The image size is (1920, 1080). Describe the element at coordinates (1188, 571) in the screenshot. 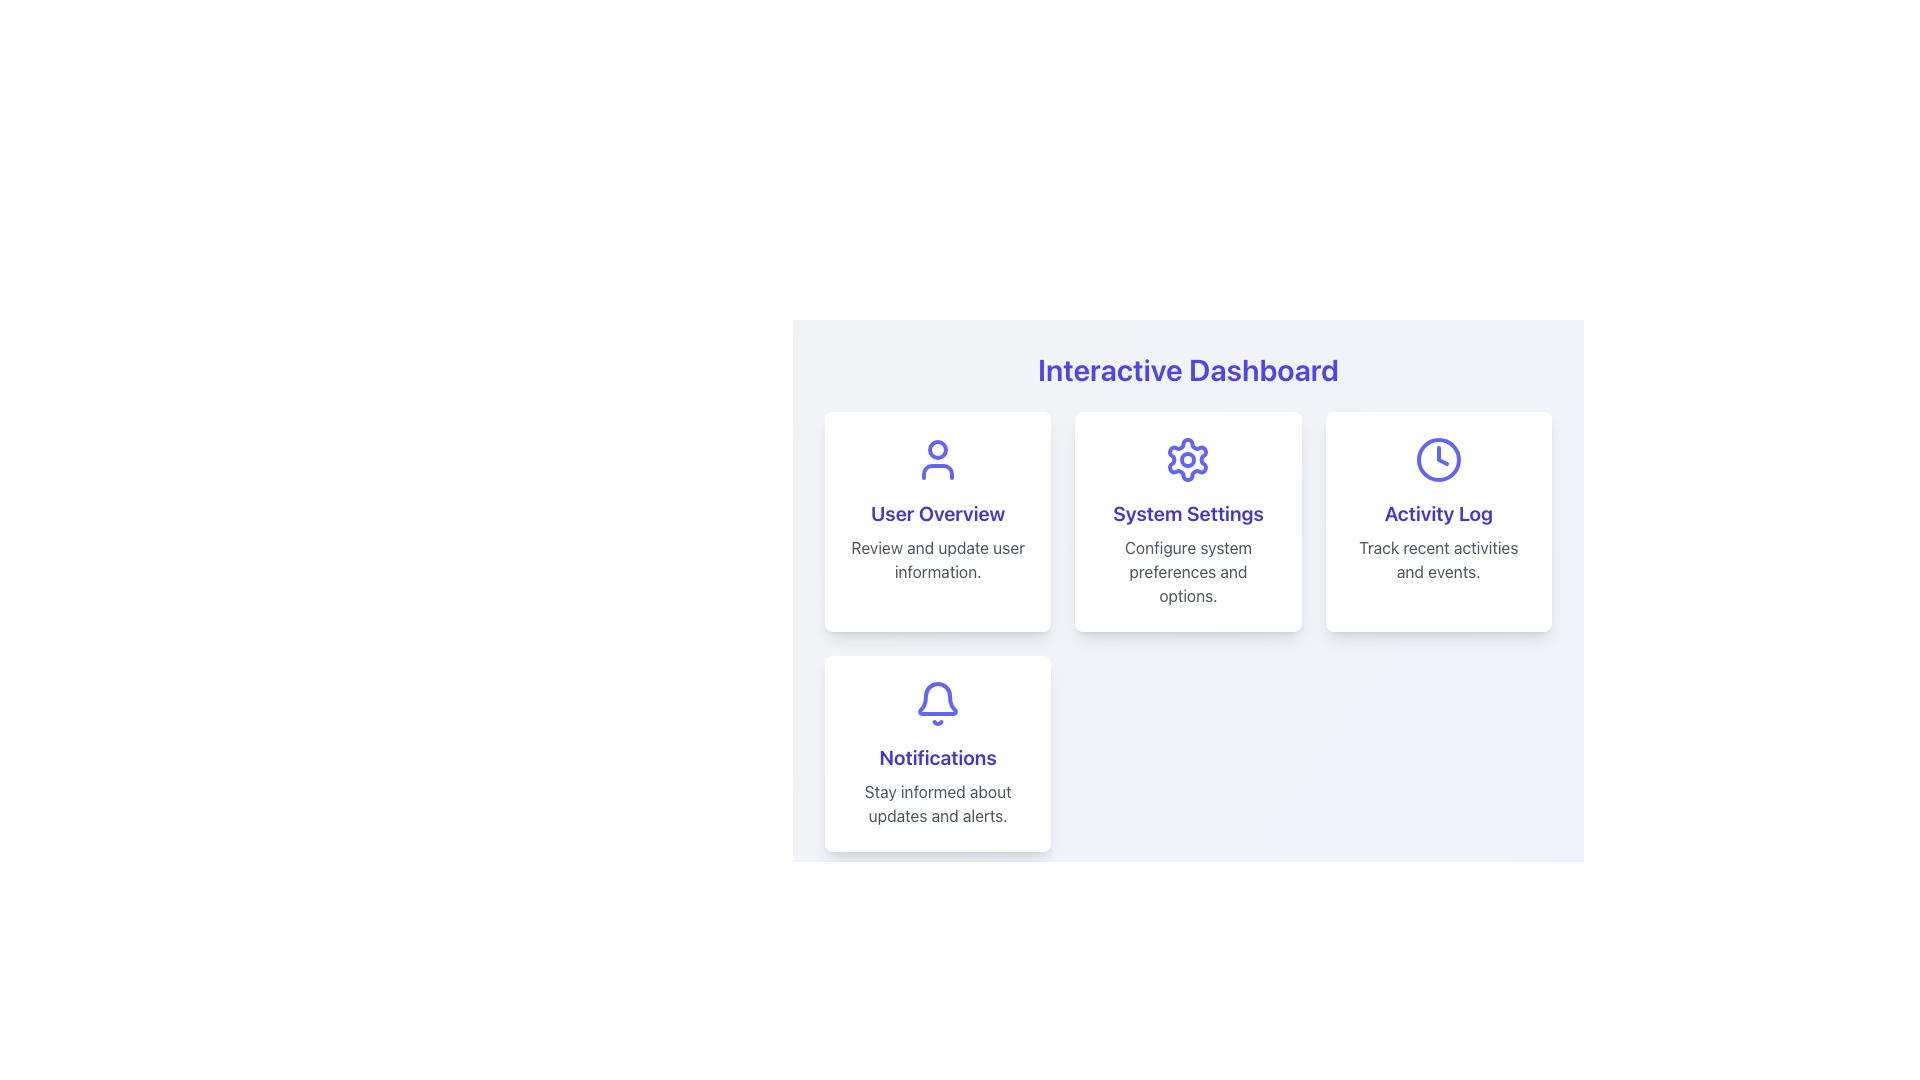

I see `the static text element providing details about the 'System Settings' feature, located below the 'System Settings' heading in the dashboard interface` at that location.